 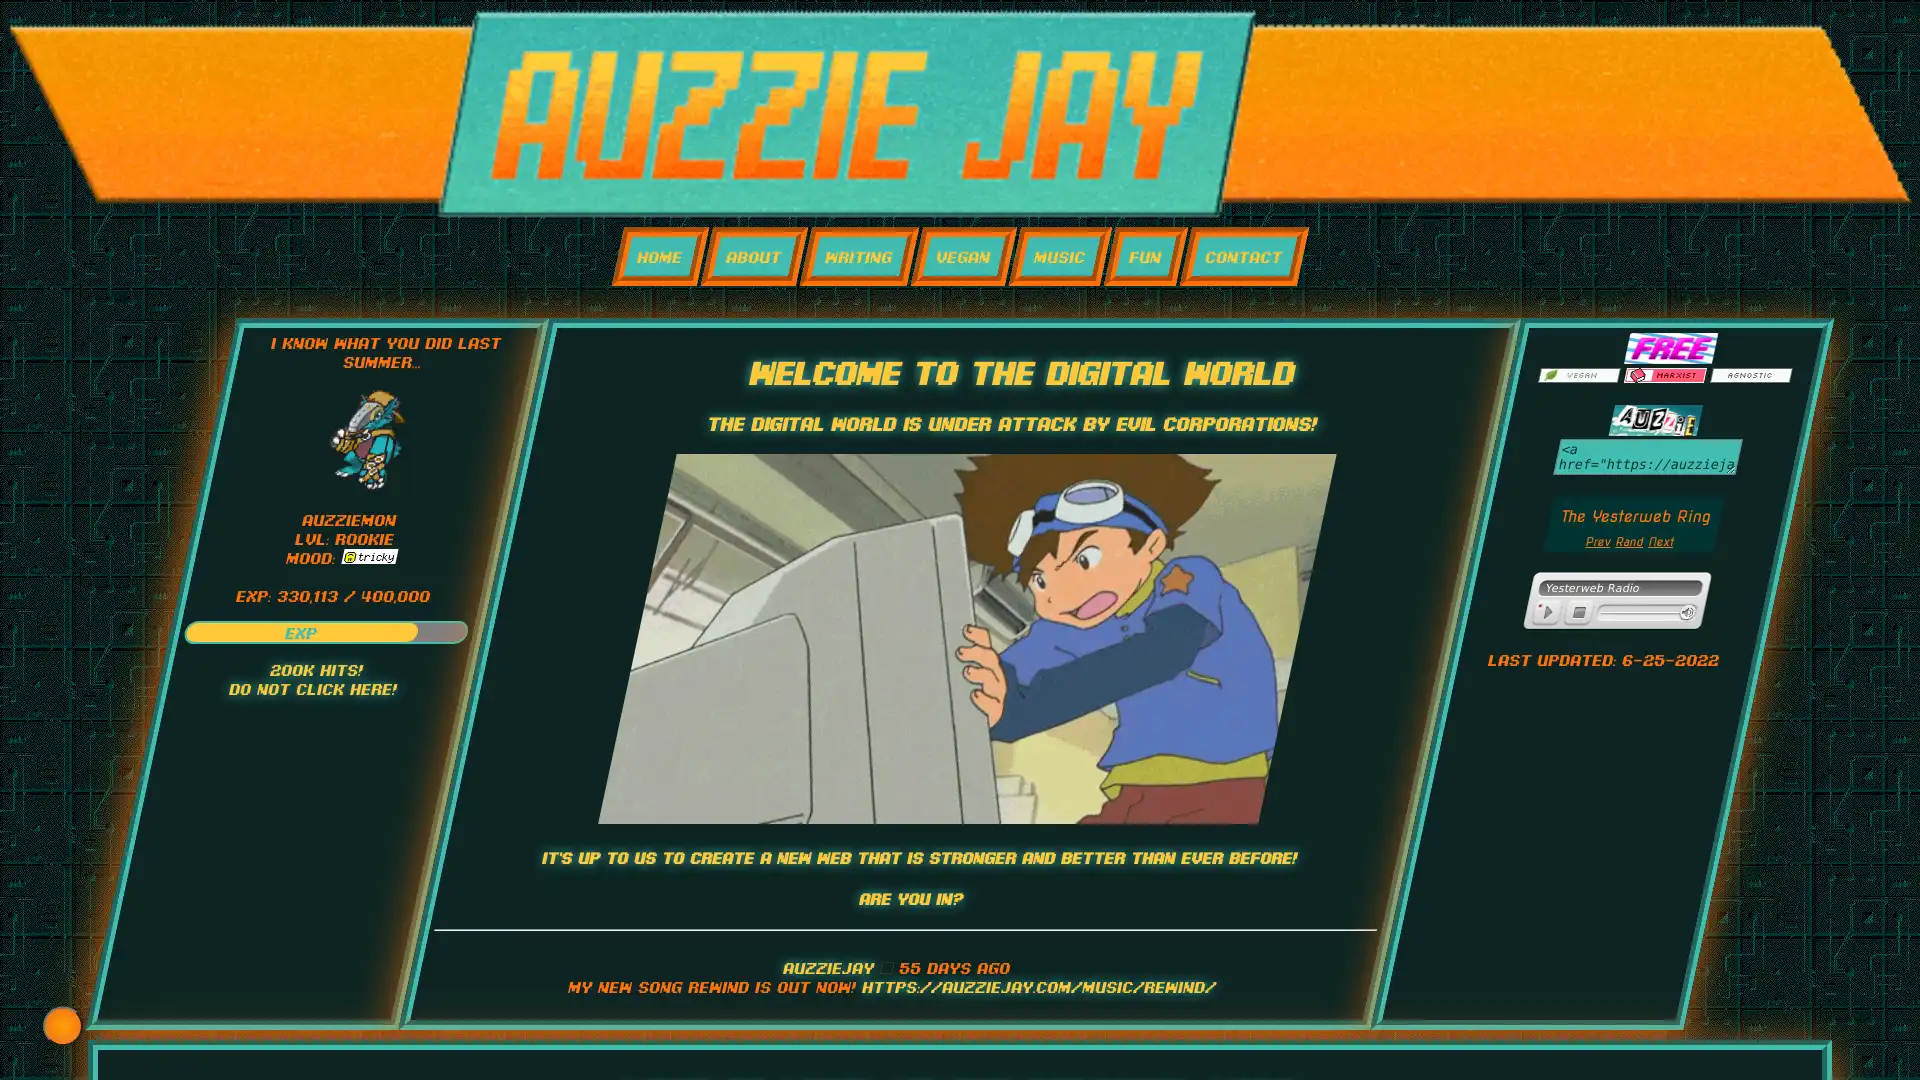 I want to click on WRITING, so click(x=858, y=255).